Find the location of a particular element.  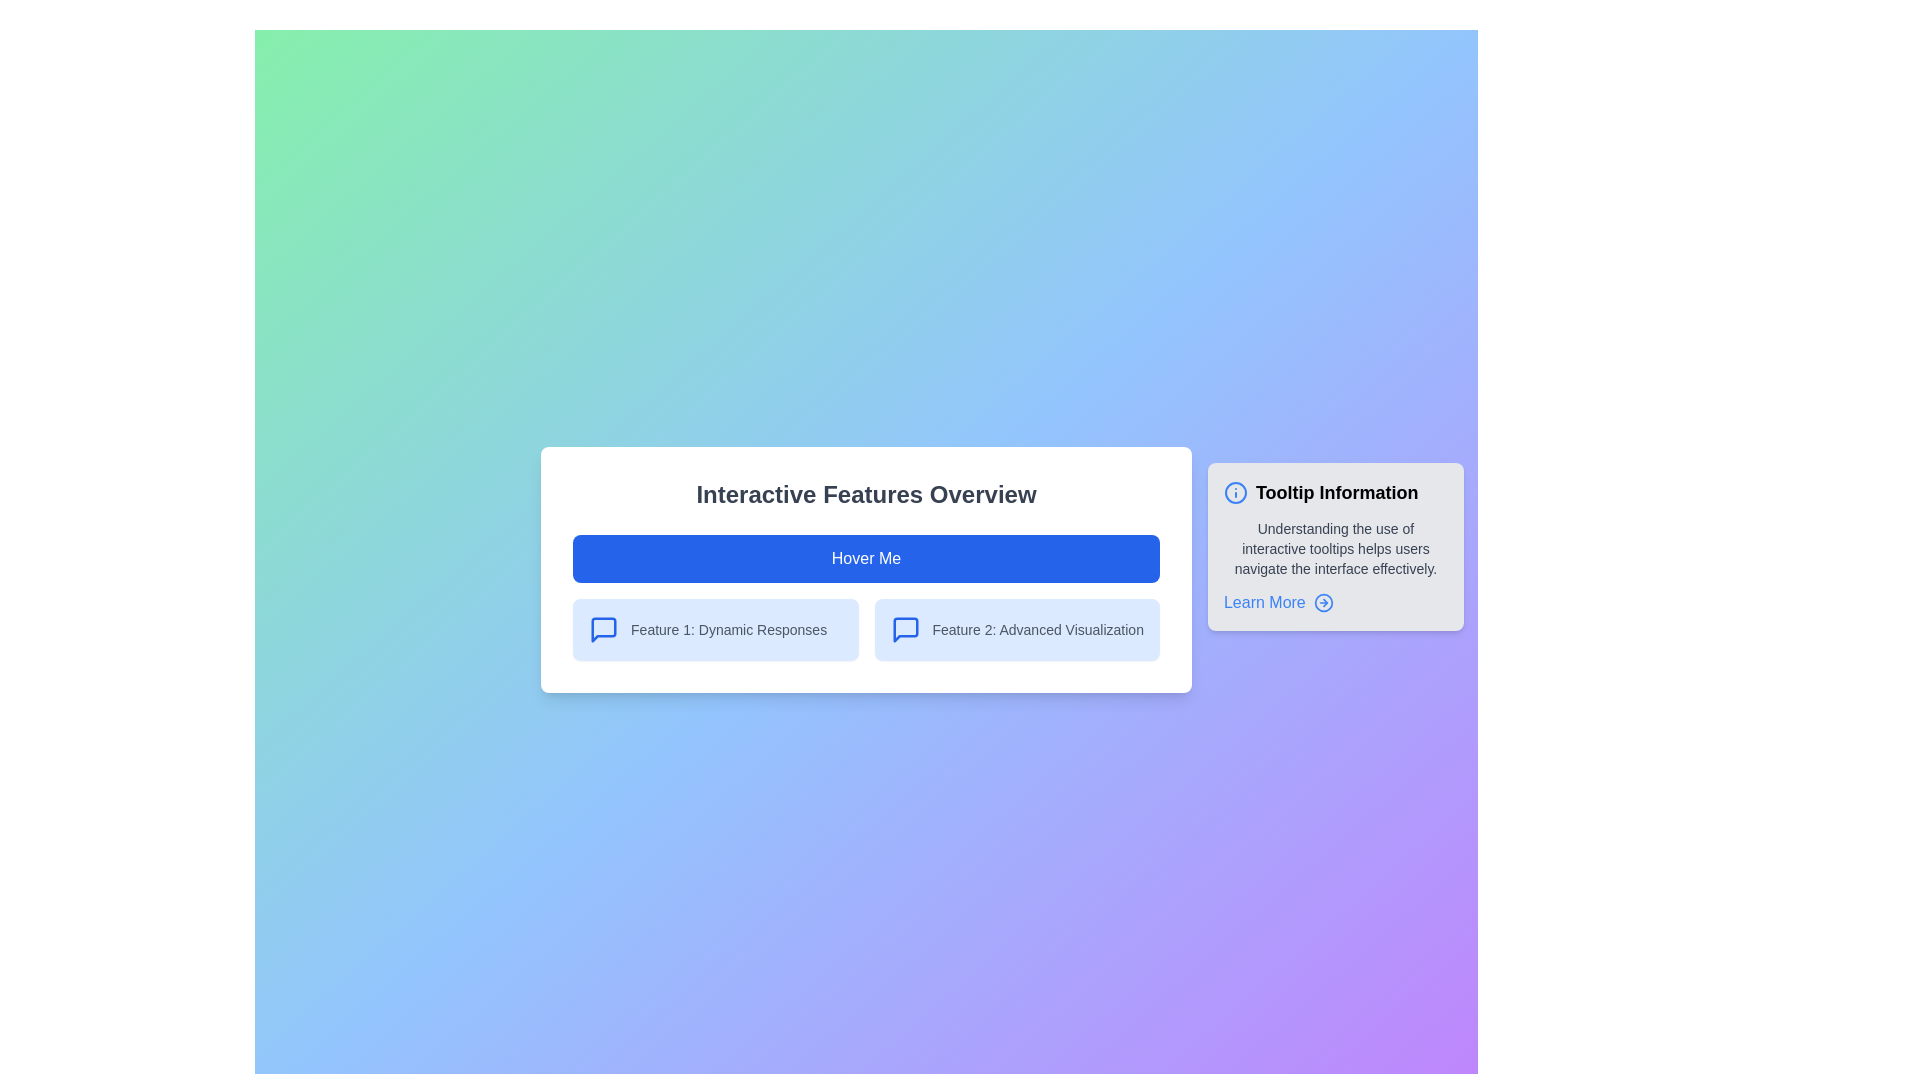

the text label that contains 'Feature 1: Dynamic Responses', which is styled in gray font and part of a horizontally laid-out card with a light blue background is located at coordinates (728, 628).